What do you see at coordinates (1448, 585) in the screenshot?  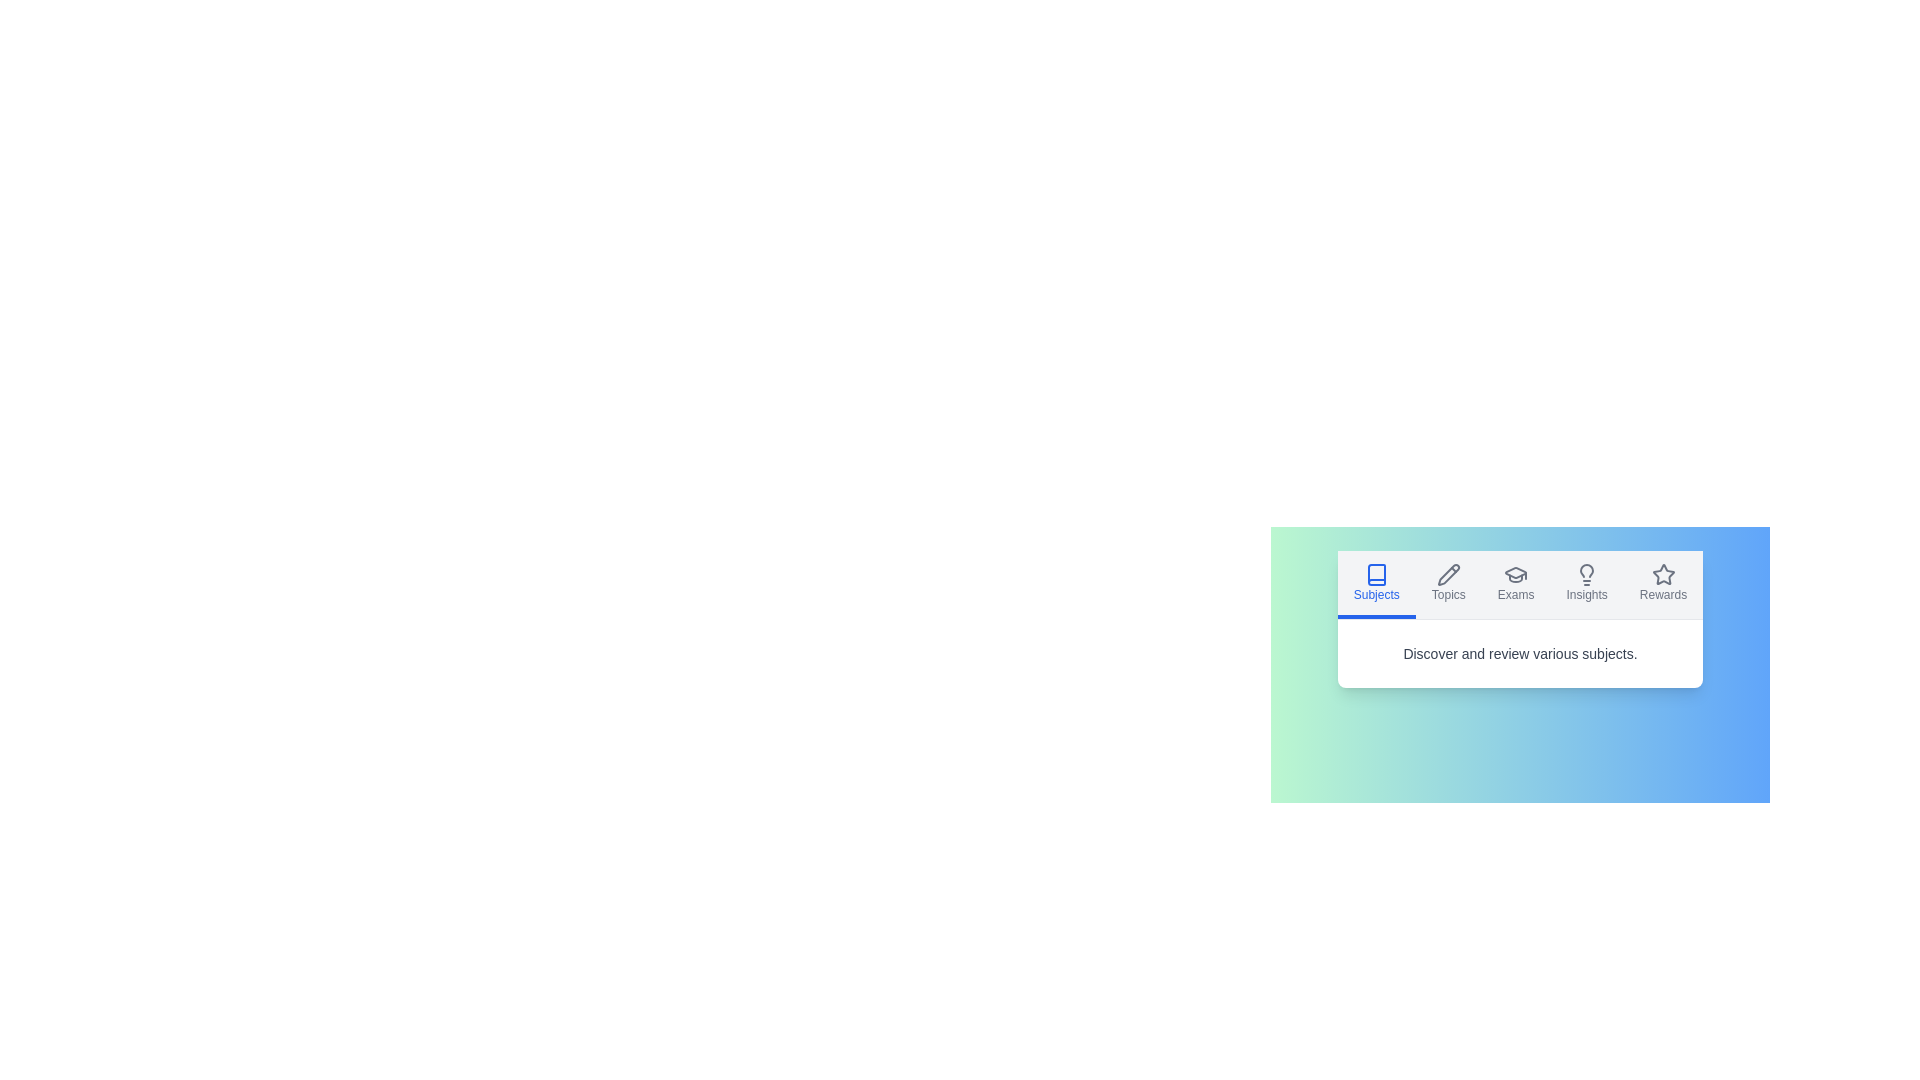 I see `the Topics tab by clicking on its corresponding button` at bounding box center [1448, 585].